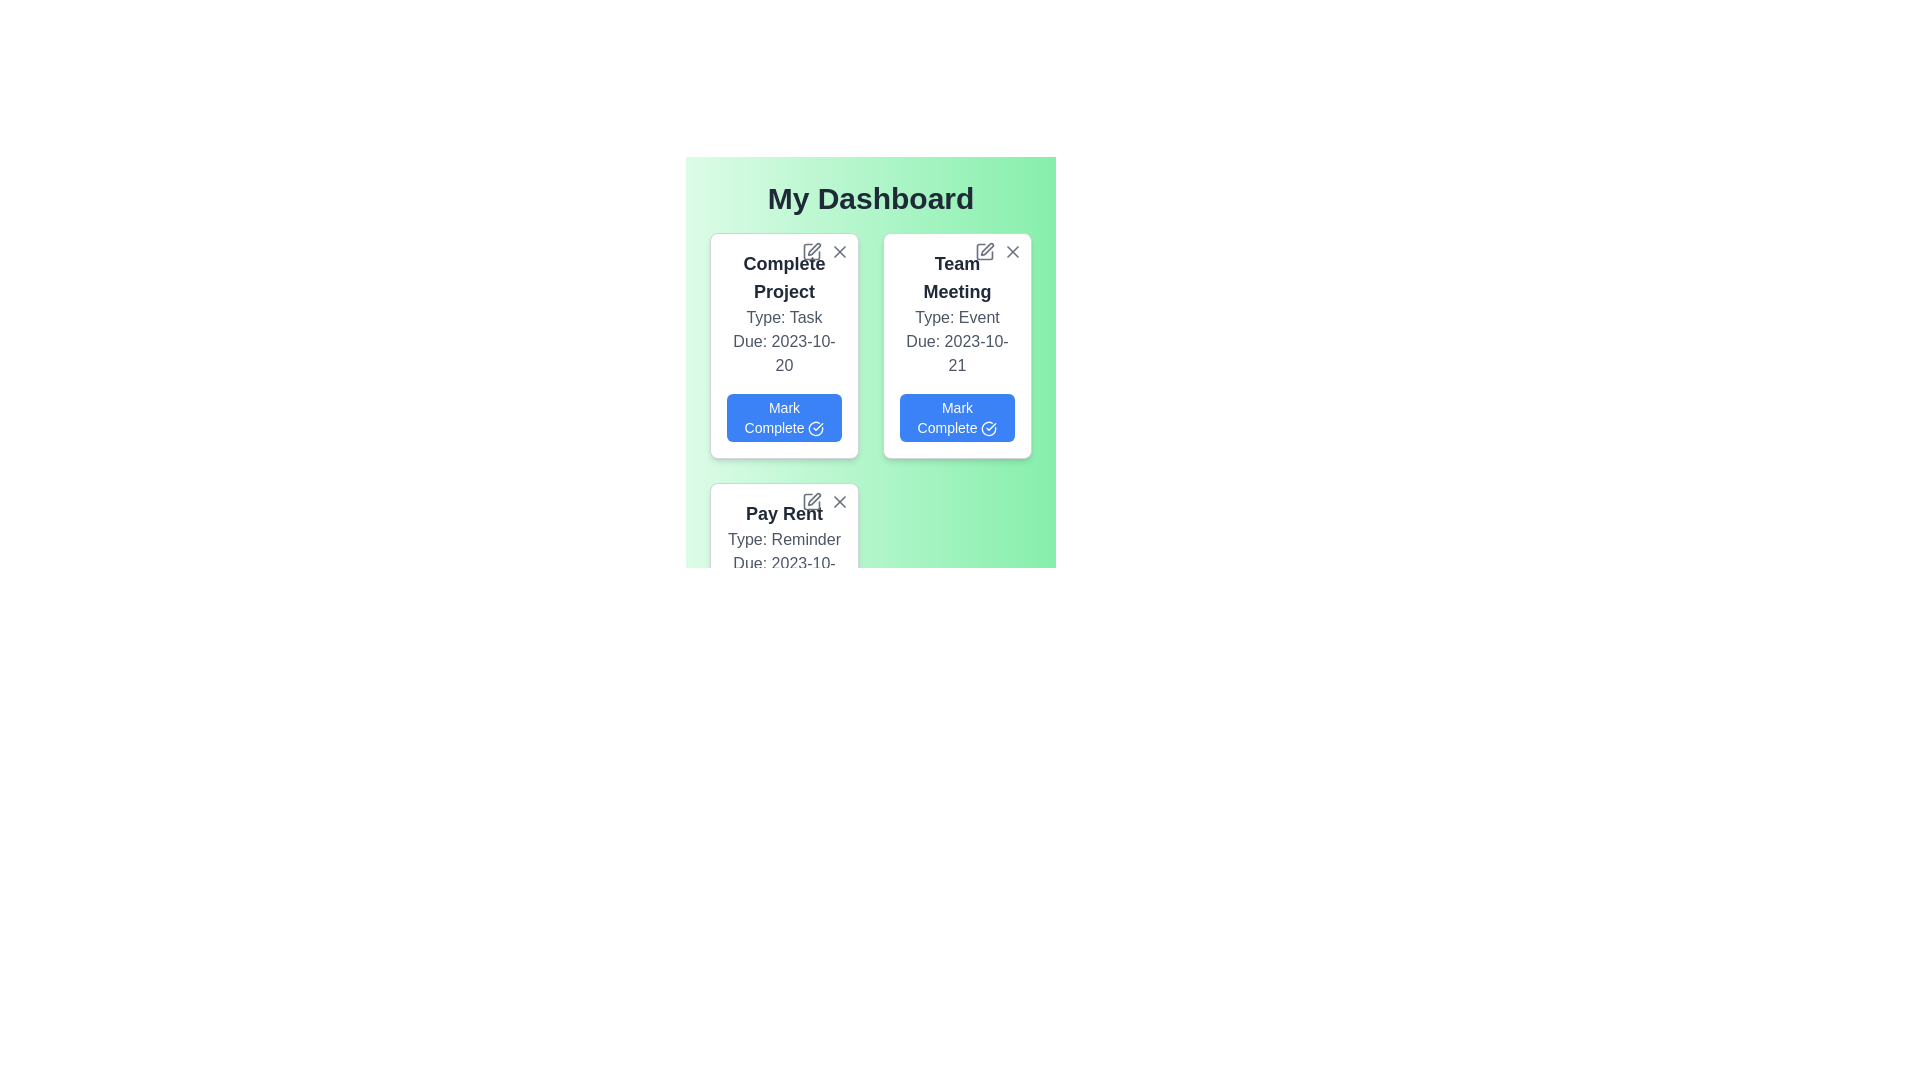  Describe the element at coordinates (783, 353) in the screenshot. I see `the text label displaying 'Due: 2023-10-20' which is part of the card titled 'Complete Project', located in the lower-middle section of the card` at that location.